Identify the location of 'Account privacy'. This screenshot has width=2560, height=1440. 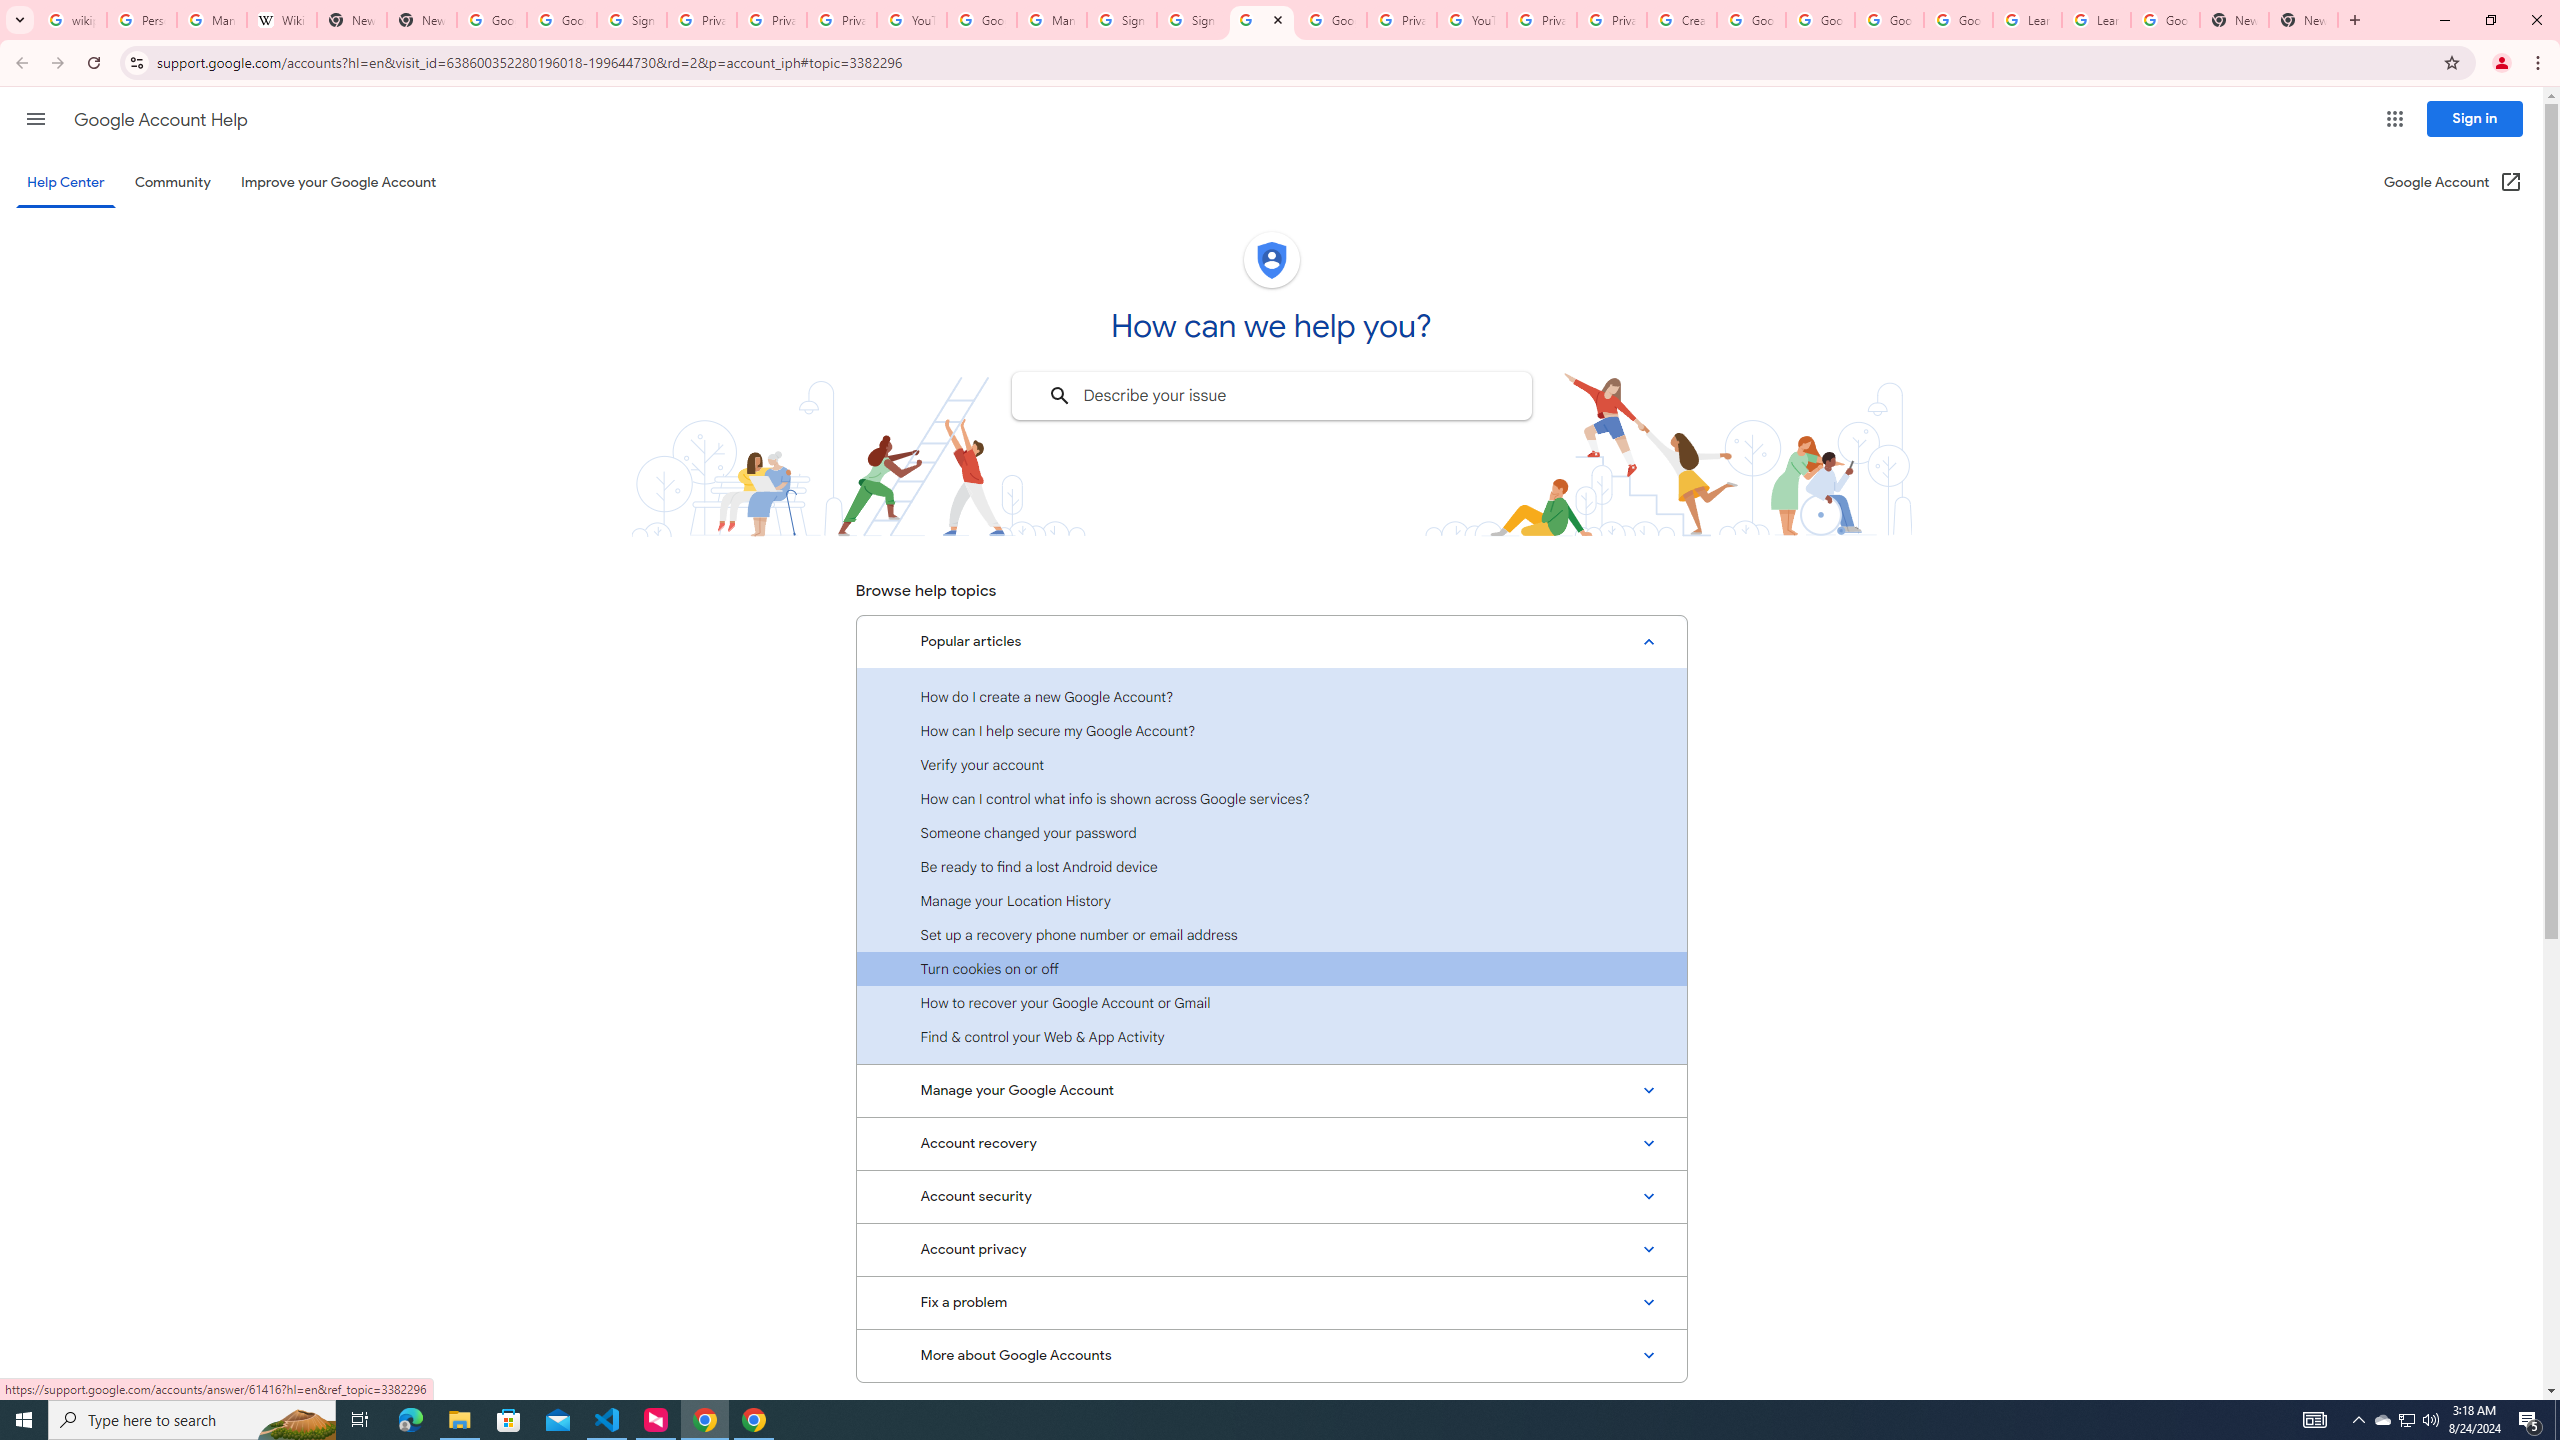
(1271, 1248).